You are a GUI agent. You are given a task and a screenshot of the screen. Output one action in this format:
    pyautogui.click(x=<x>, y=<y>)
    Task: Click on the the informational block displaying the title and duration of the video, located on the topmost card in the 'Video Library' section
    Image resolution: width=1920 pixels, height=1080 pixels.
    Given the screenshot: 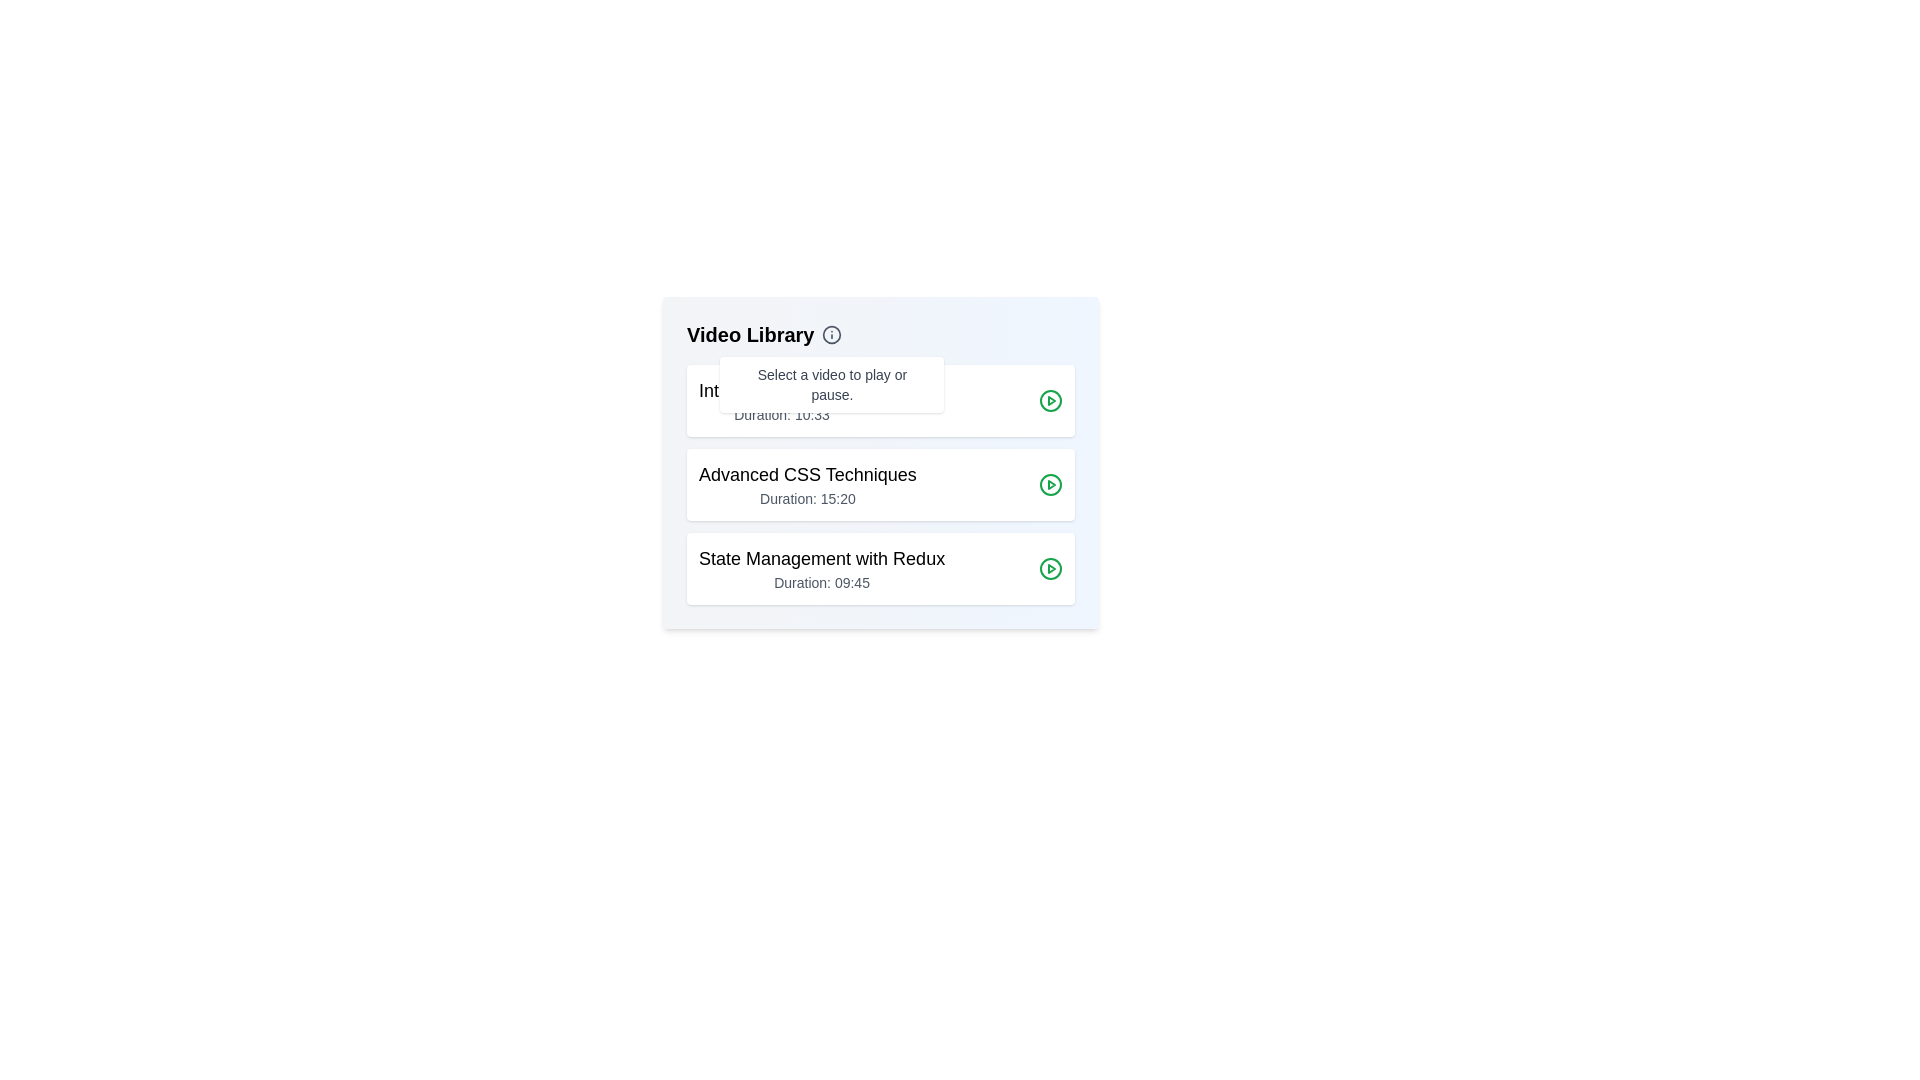 What is the action you would take?
    pyautogui.click(x=781, y=401)
    